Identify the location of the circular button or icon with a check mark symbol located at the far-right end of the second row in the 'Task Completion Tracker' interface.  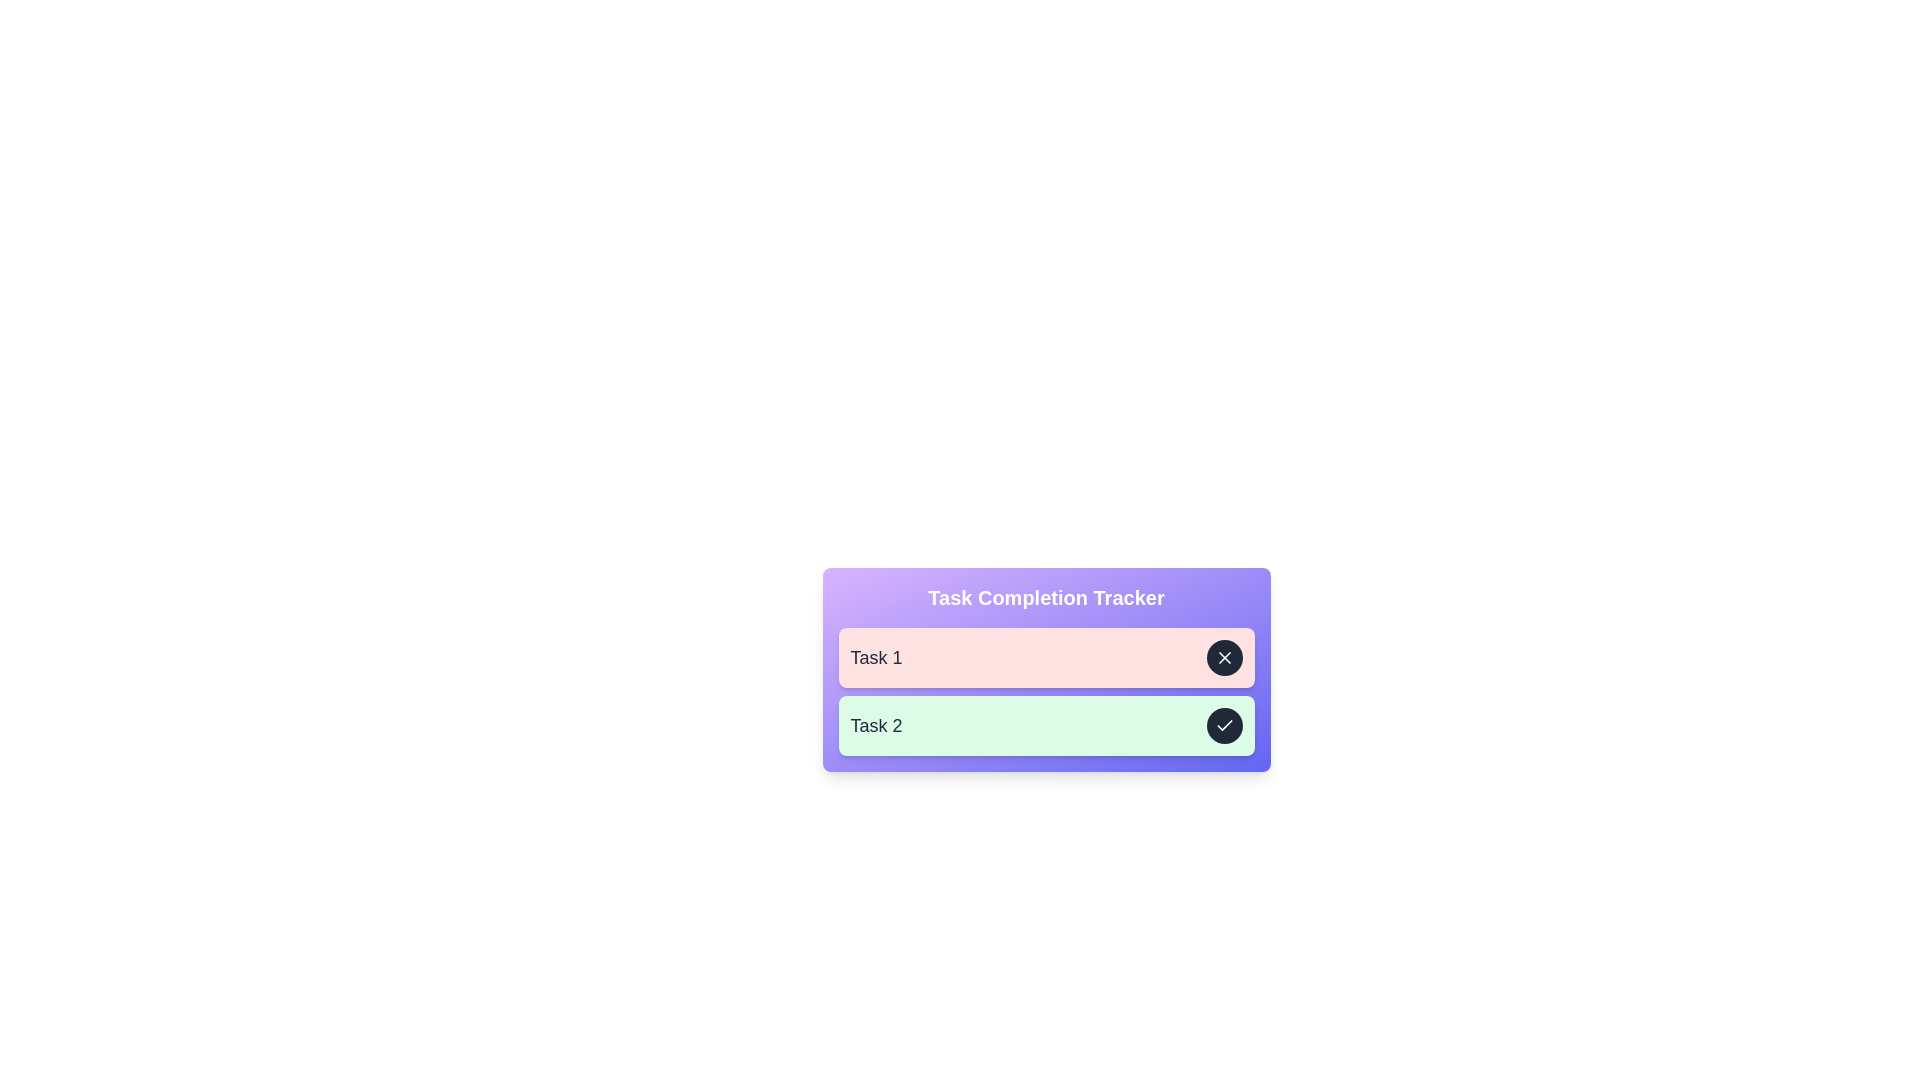
(1223, 725).